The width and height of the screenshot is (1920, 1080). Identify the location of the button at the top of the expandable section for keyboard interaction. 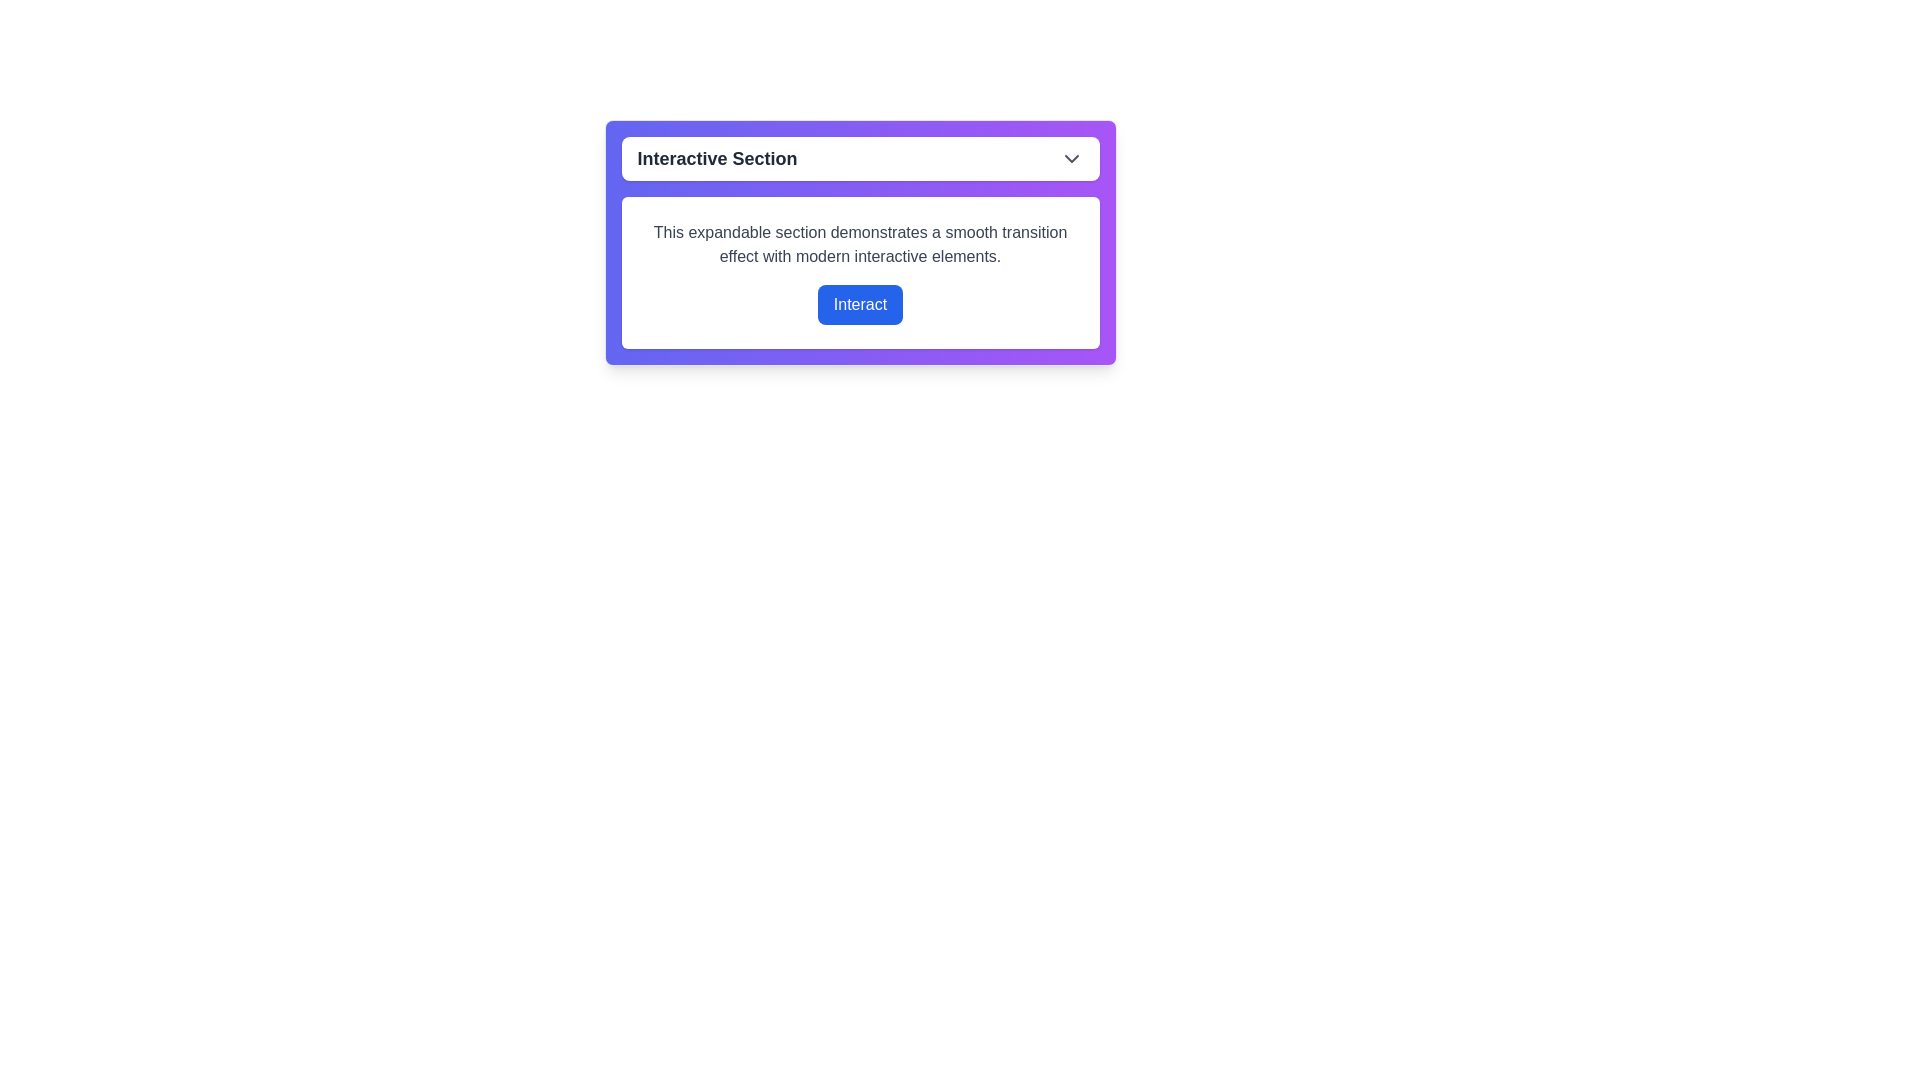
(860, 157).